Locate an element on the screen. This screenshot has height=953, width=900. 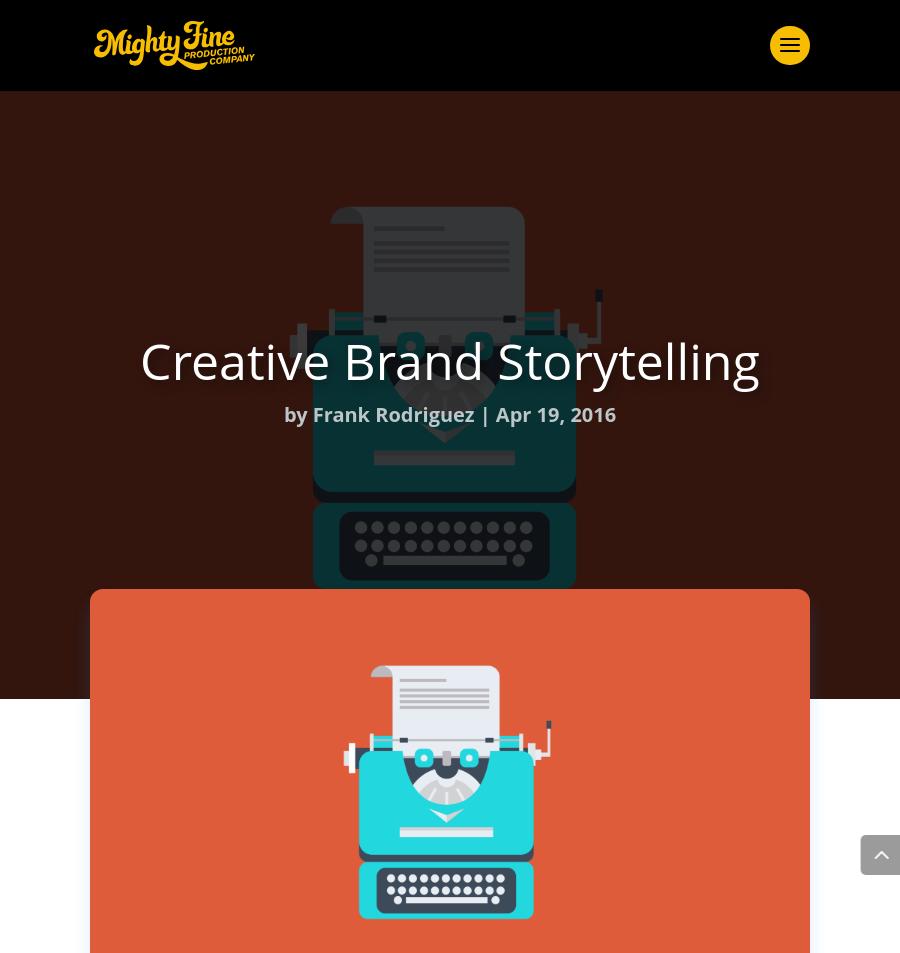
'Careers' is located at coordinates (431, 414).